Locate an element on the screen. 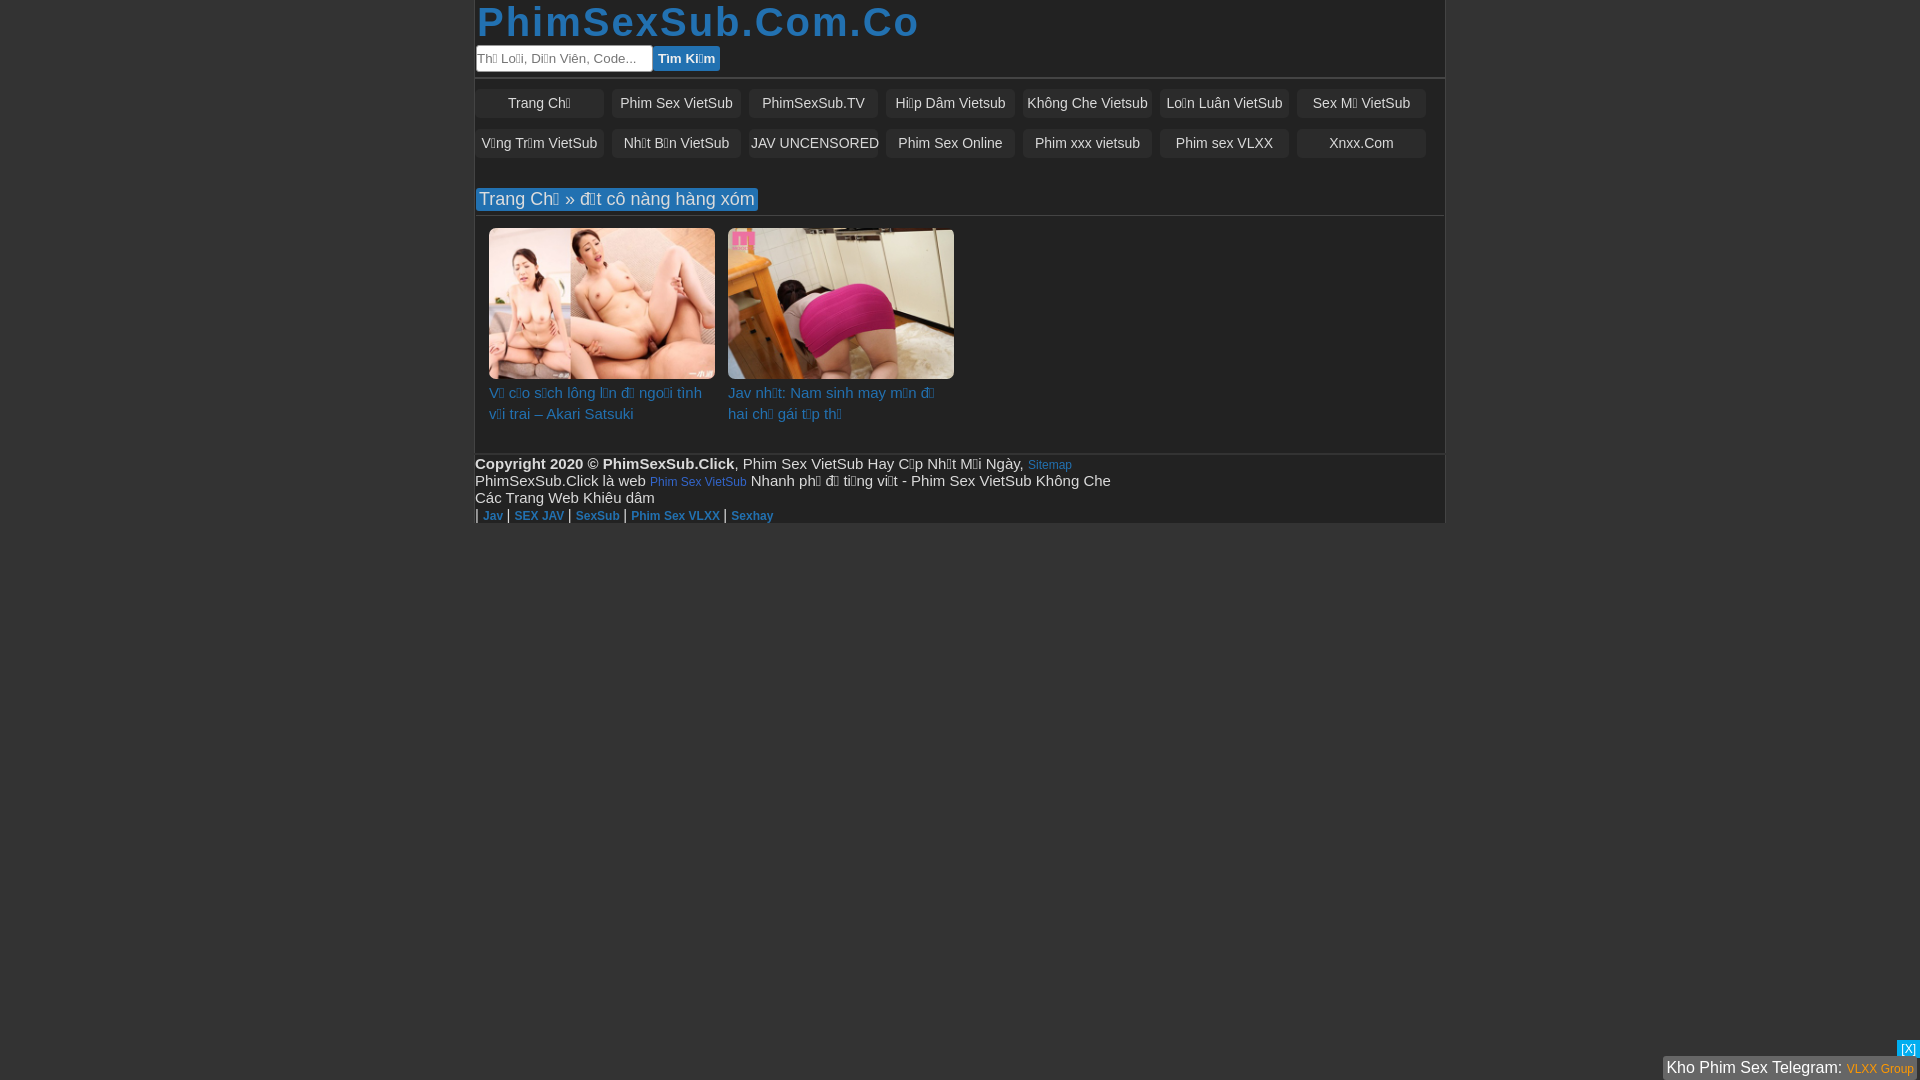 This screenshot has height=1080, width=1920. 'Phim sex VLXX' is located at coordinates (1223, 142).